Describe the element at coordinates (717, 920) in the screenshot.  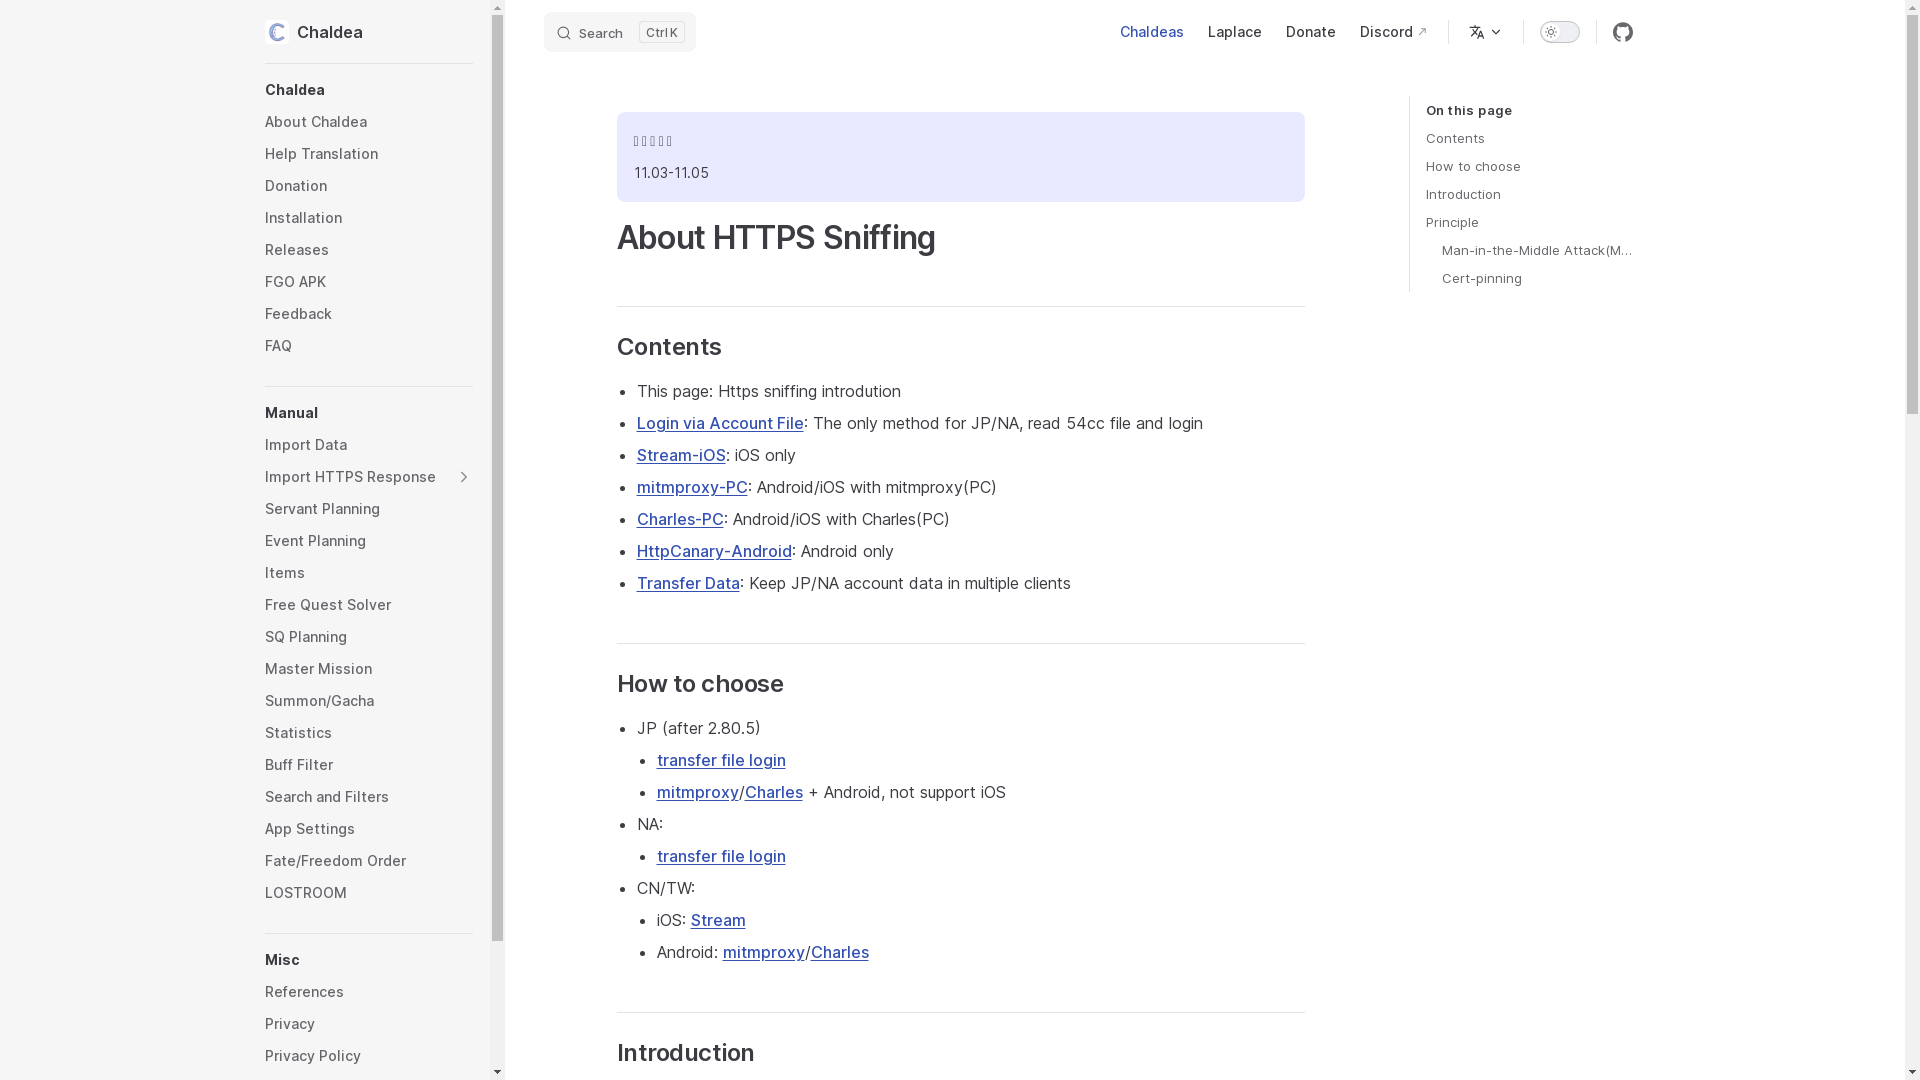
I see `'Stream'` at that location.